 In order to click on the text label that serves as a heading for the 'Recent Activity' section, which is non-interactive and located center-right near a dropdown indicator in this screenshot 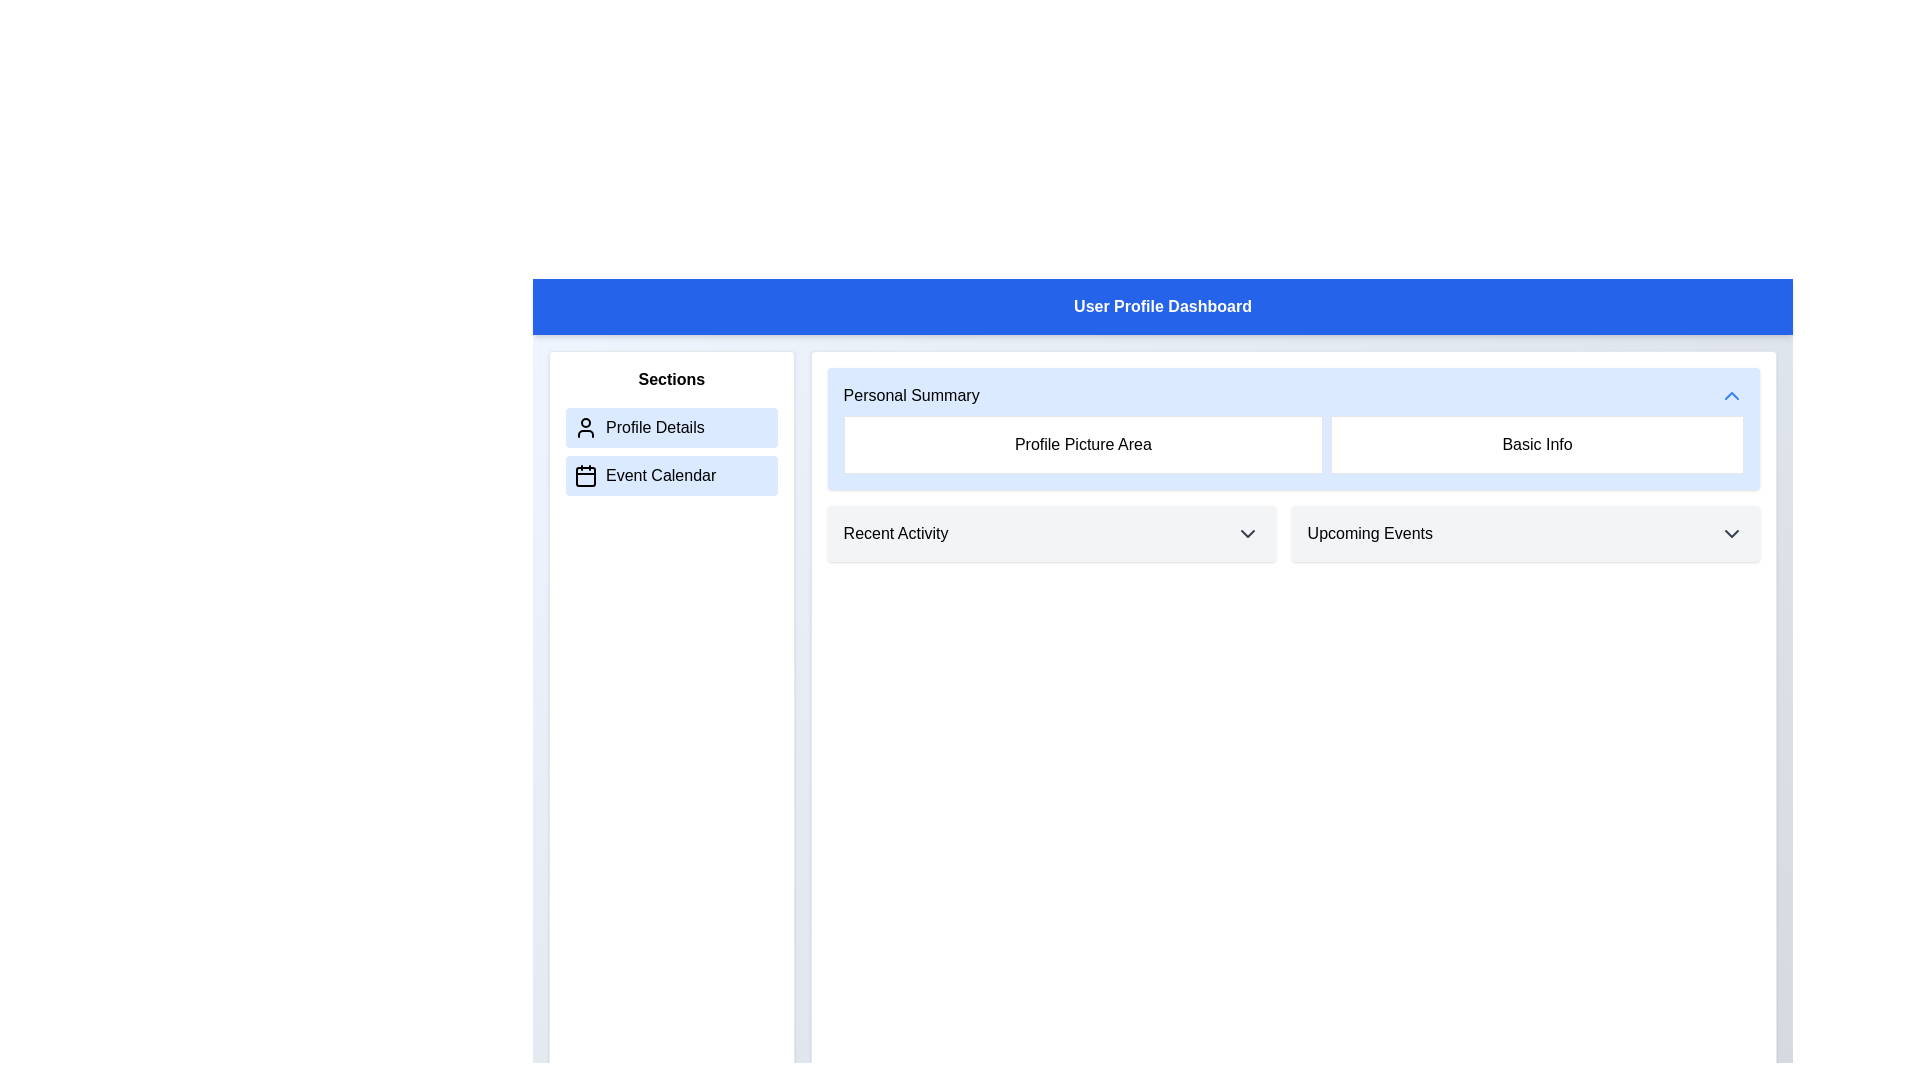, I will do `click(1369, 532)`.